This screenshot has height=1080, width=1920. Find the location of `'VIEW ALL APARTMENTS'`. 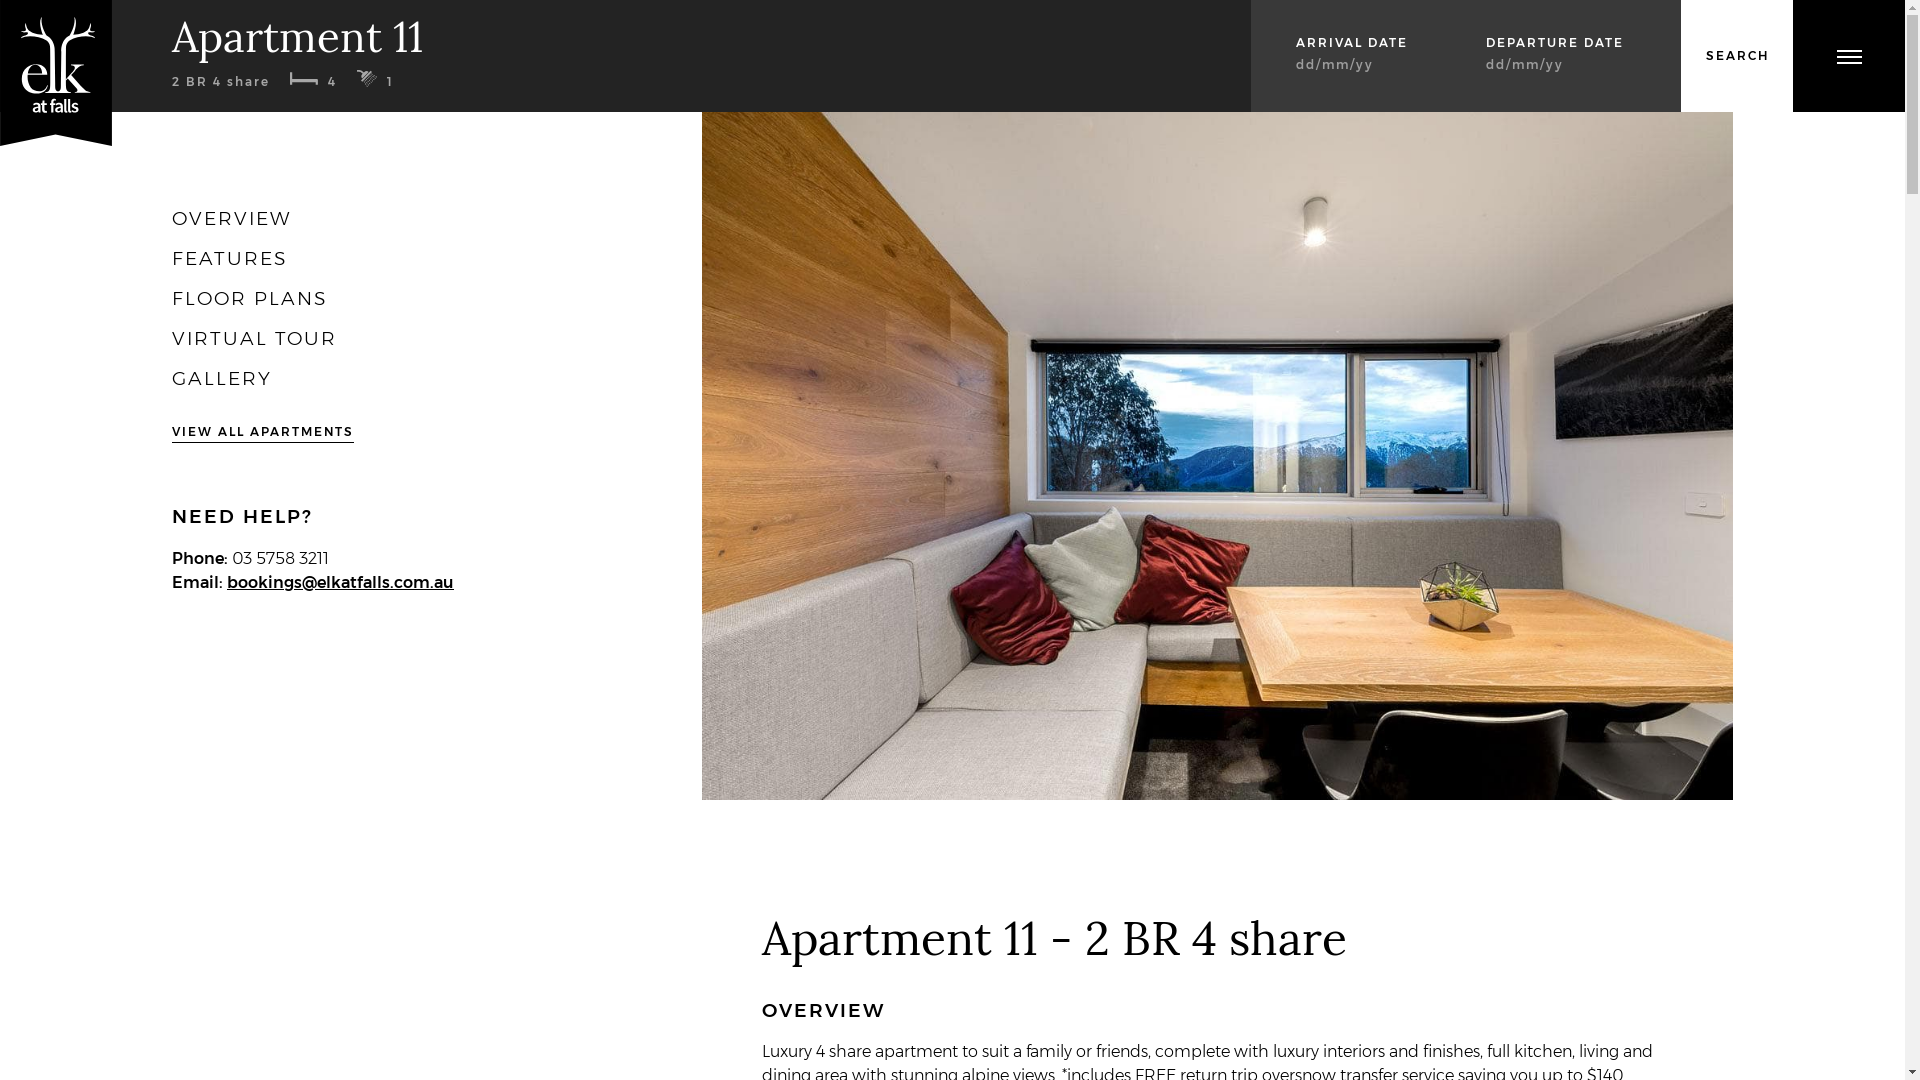

'VIEW ALL APARTMENTS' is located at coordinates (262, 431).